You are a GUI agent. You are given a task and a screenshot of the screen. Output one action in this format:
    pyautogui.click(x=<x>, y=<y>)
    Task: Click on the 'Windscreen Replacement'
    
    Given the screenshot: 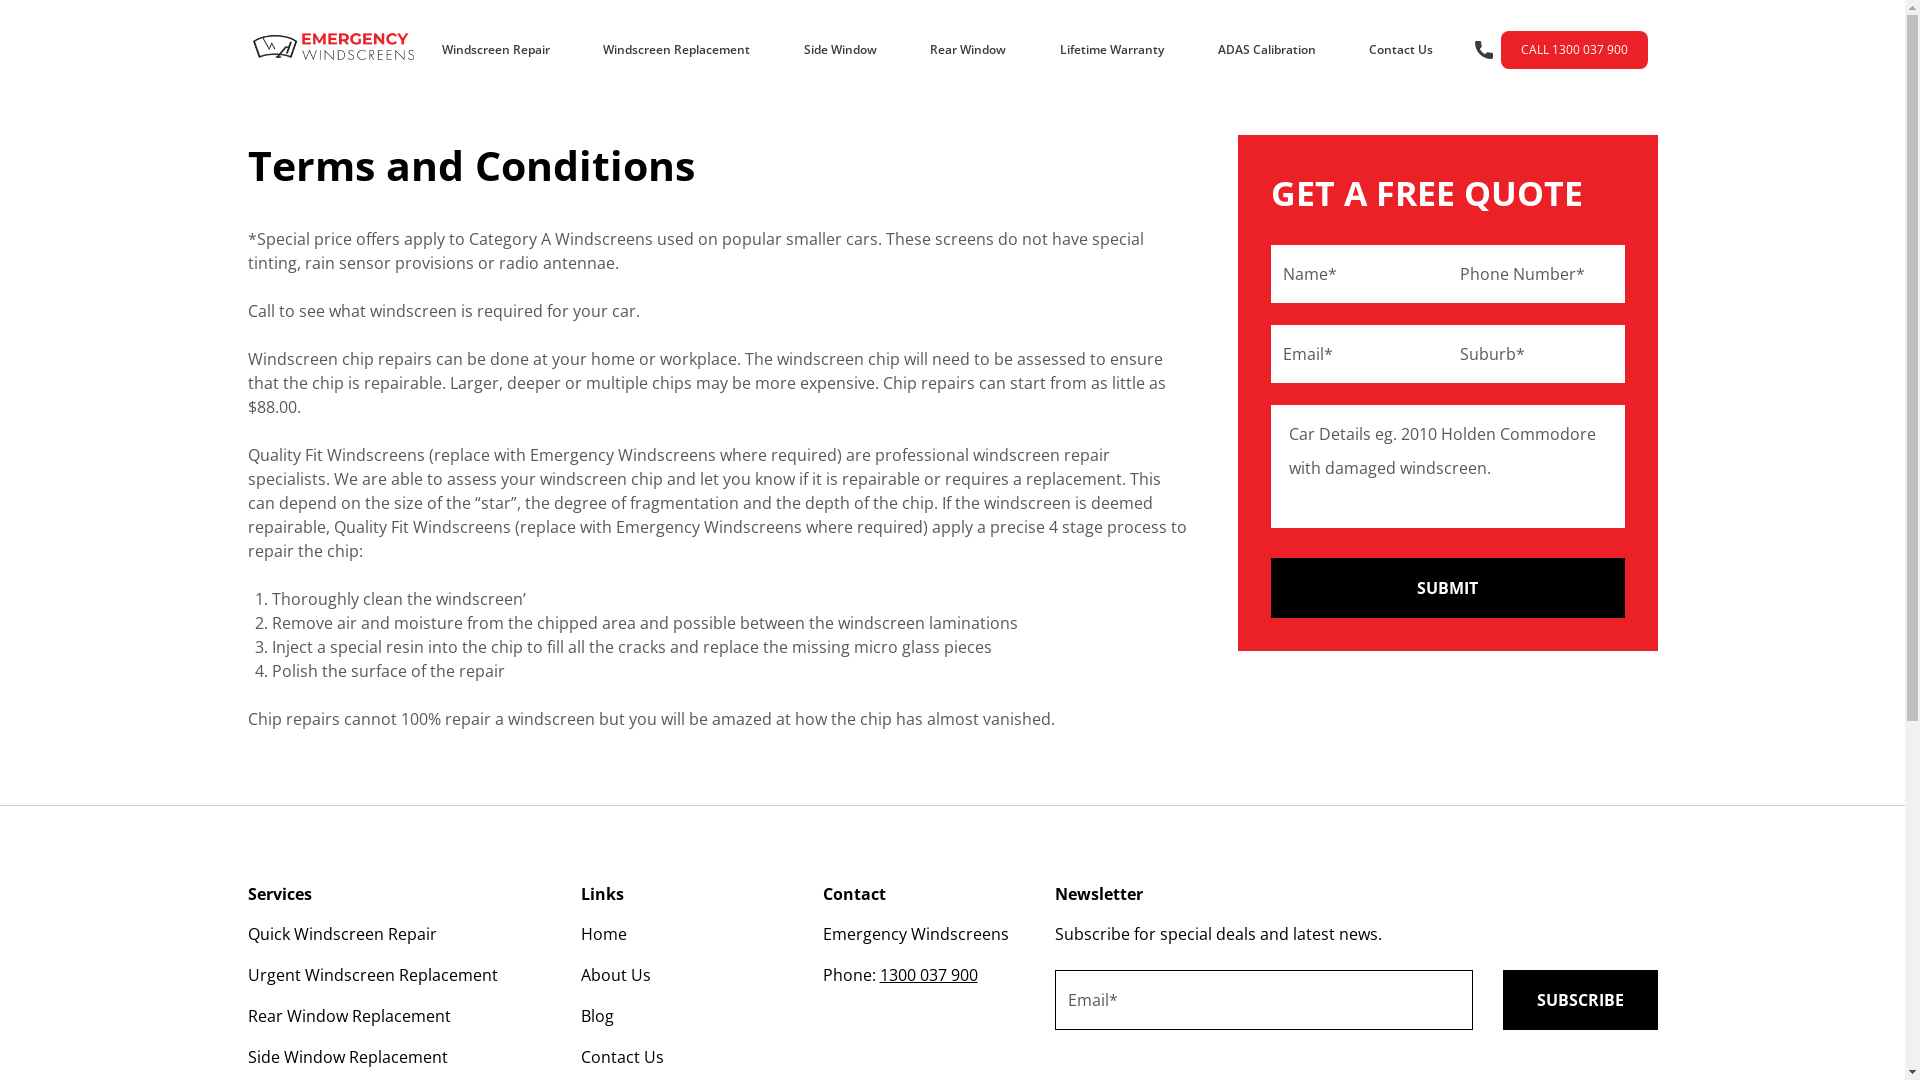 What is the action you would take?
    pyautogui.click(x=584, y=49)
    